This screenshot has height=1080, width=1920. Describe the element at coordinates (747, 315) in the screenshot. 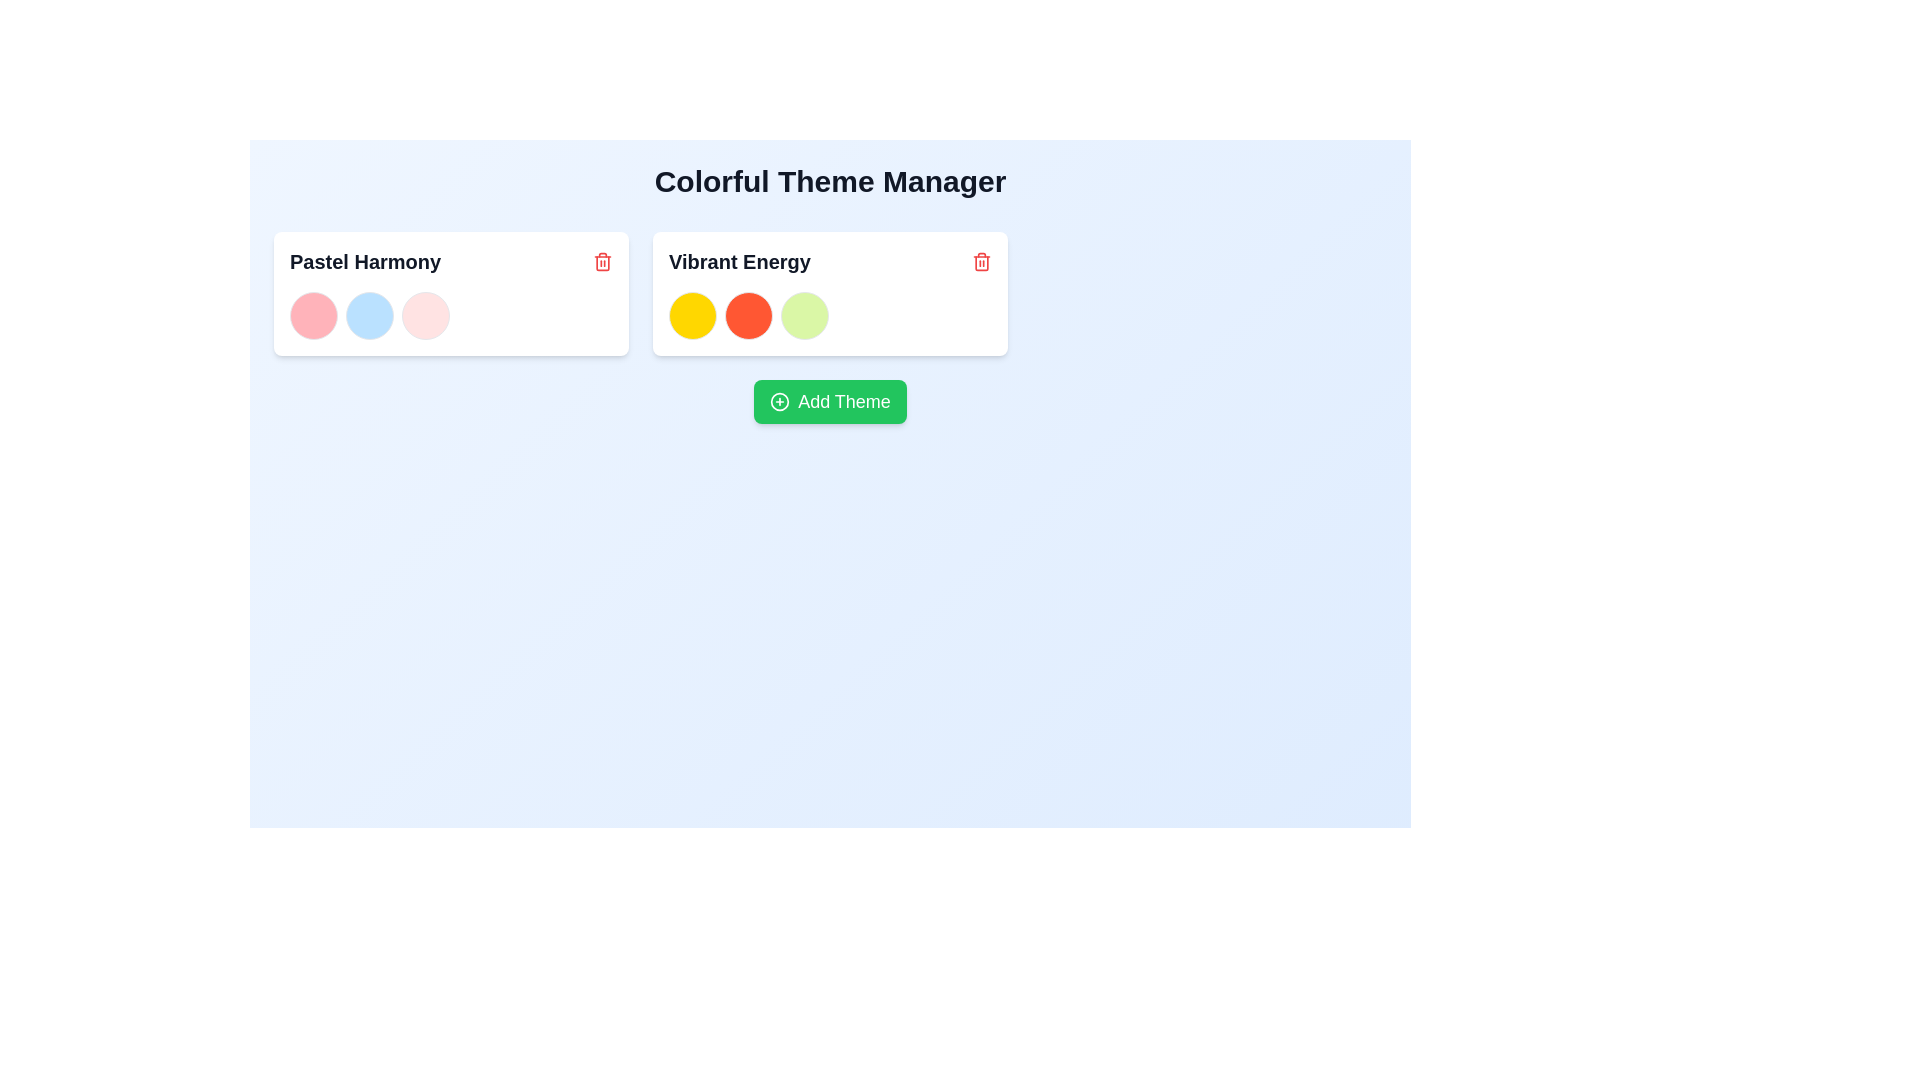

I see `the second circular decorative element in the 'Vibrant Energy' theme, which is visually centered between a yellow circle on the left and a pale green circle on the right` at that location.